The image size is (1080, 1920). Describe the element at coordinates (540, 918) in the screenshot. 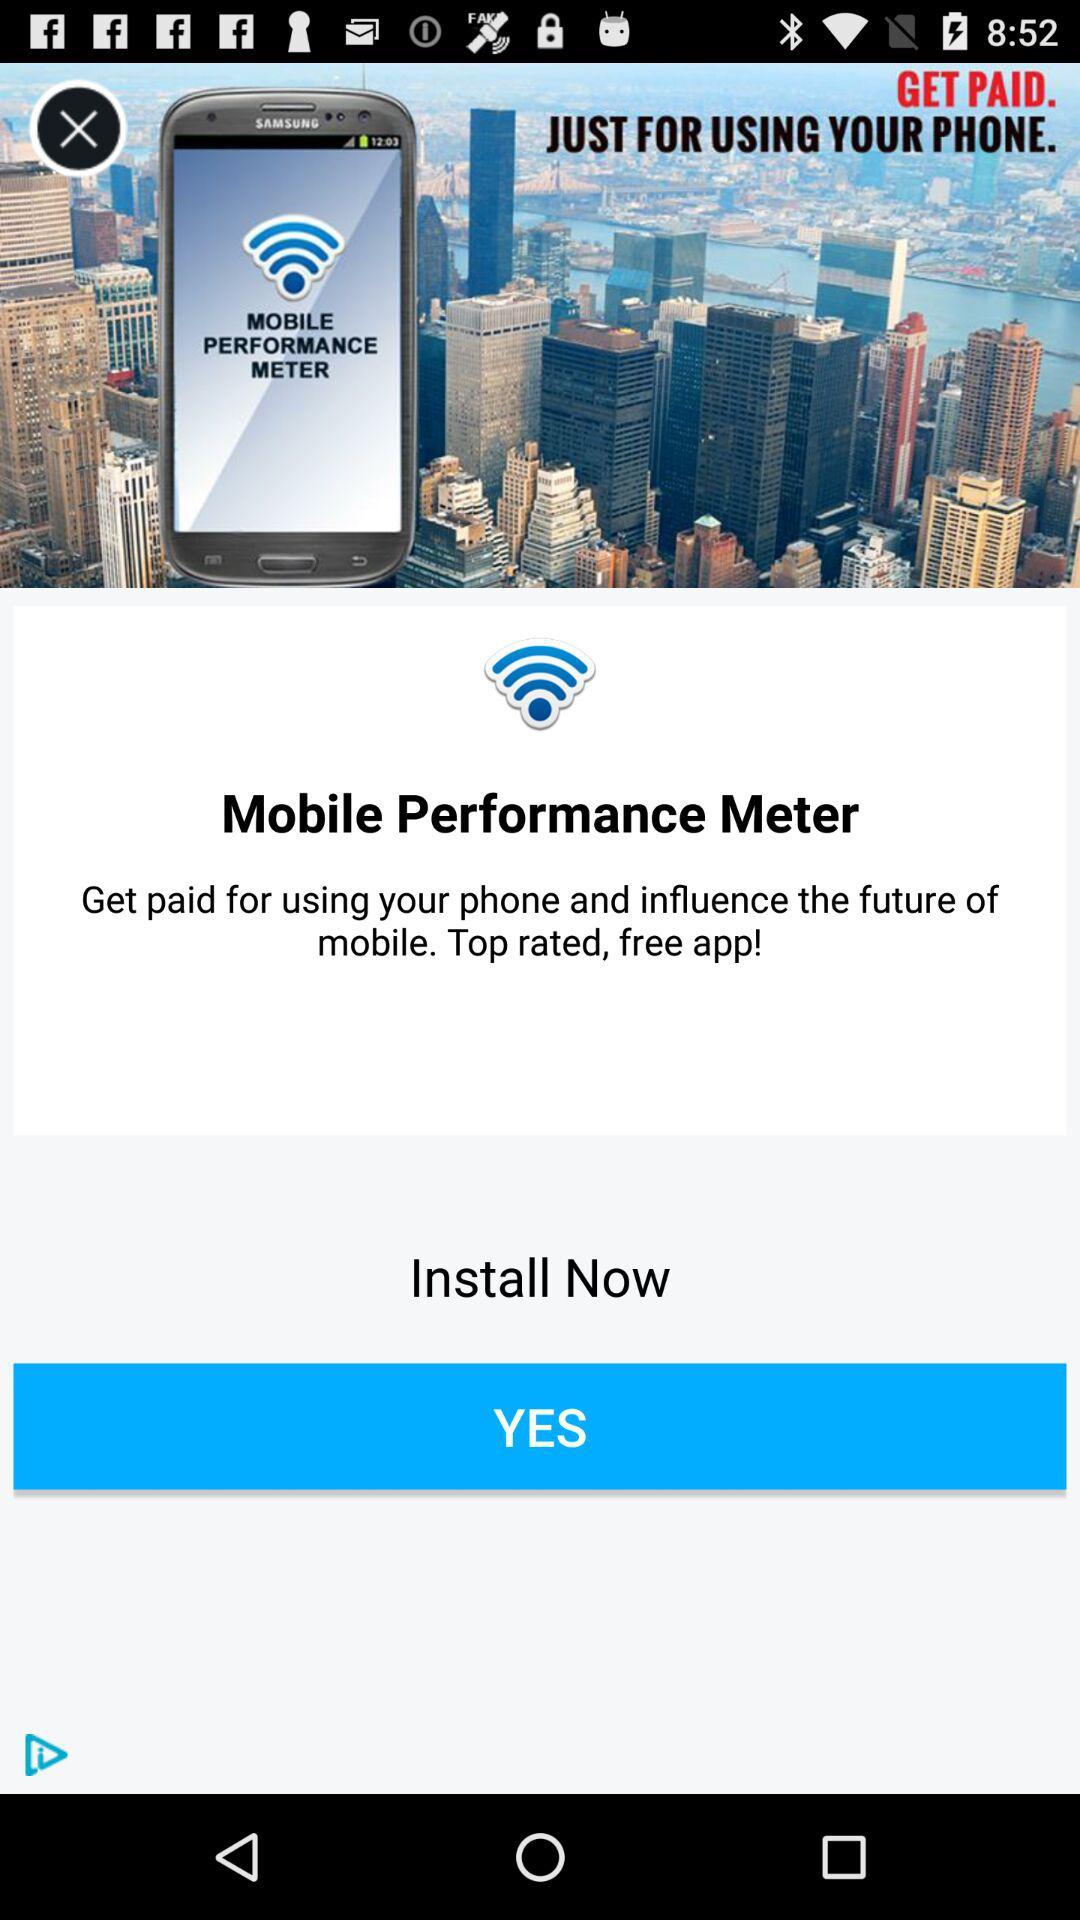

I see `item above the install now item` at that location.